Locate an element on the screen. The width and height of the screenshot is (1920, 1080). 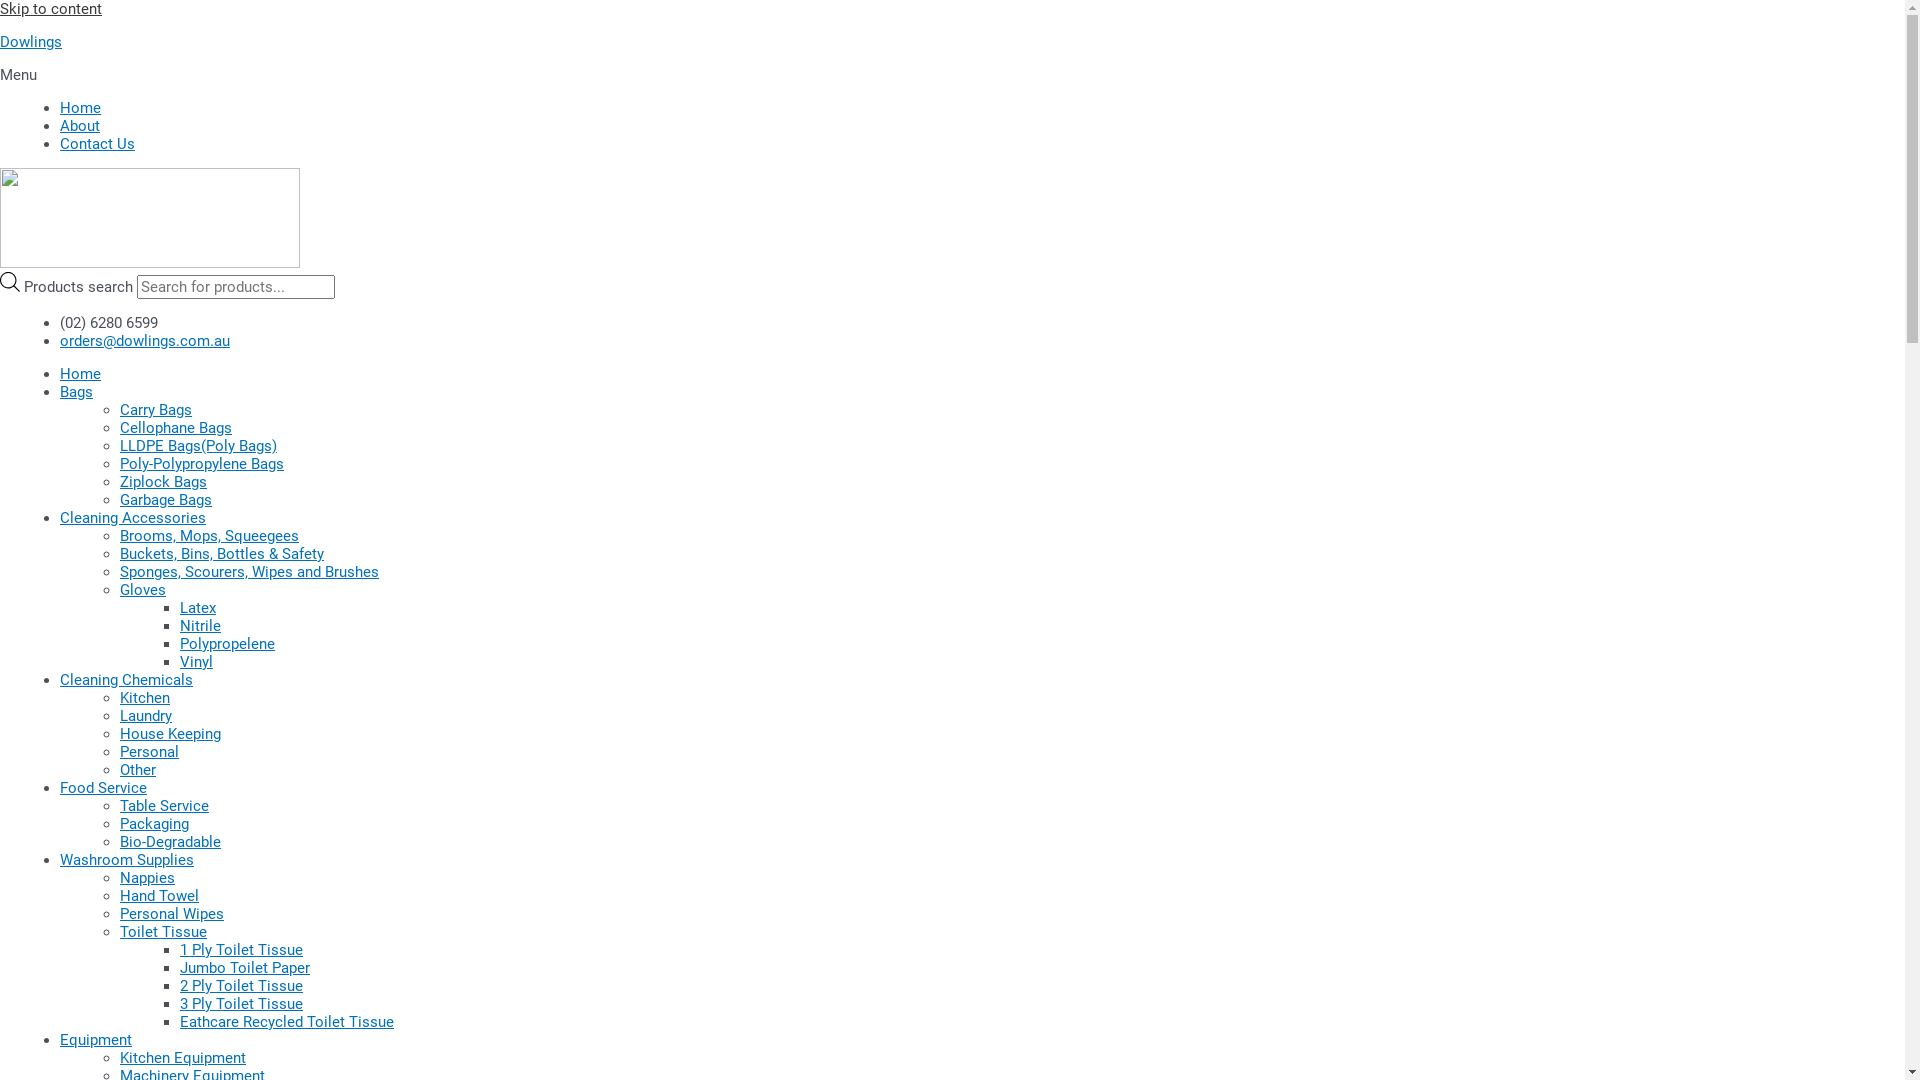
'LLDPE Bags(Poly Bags)' is located at coordinates (198, 445).